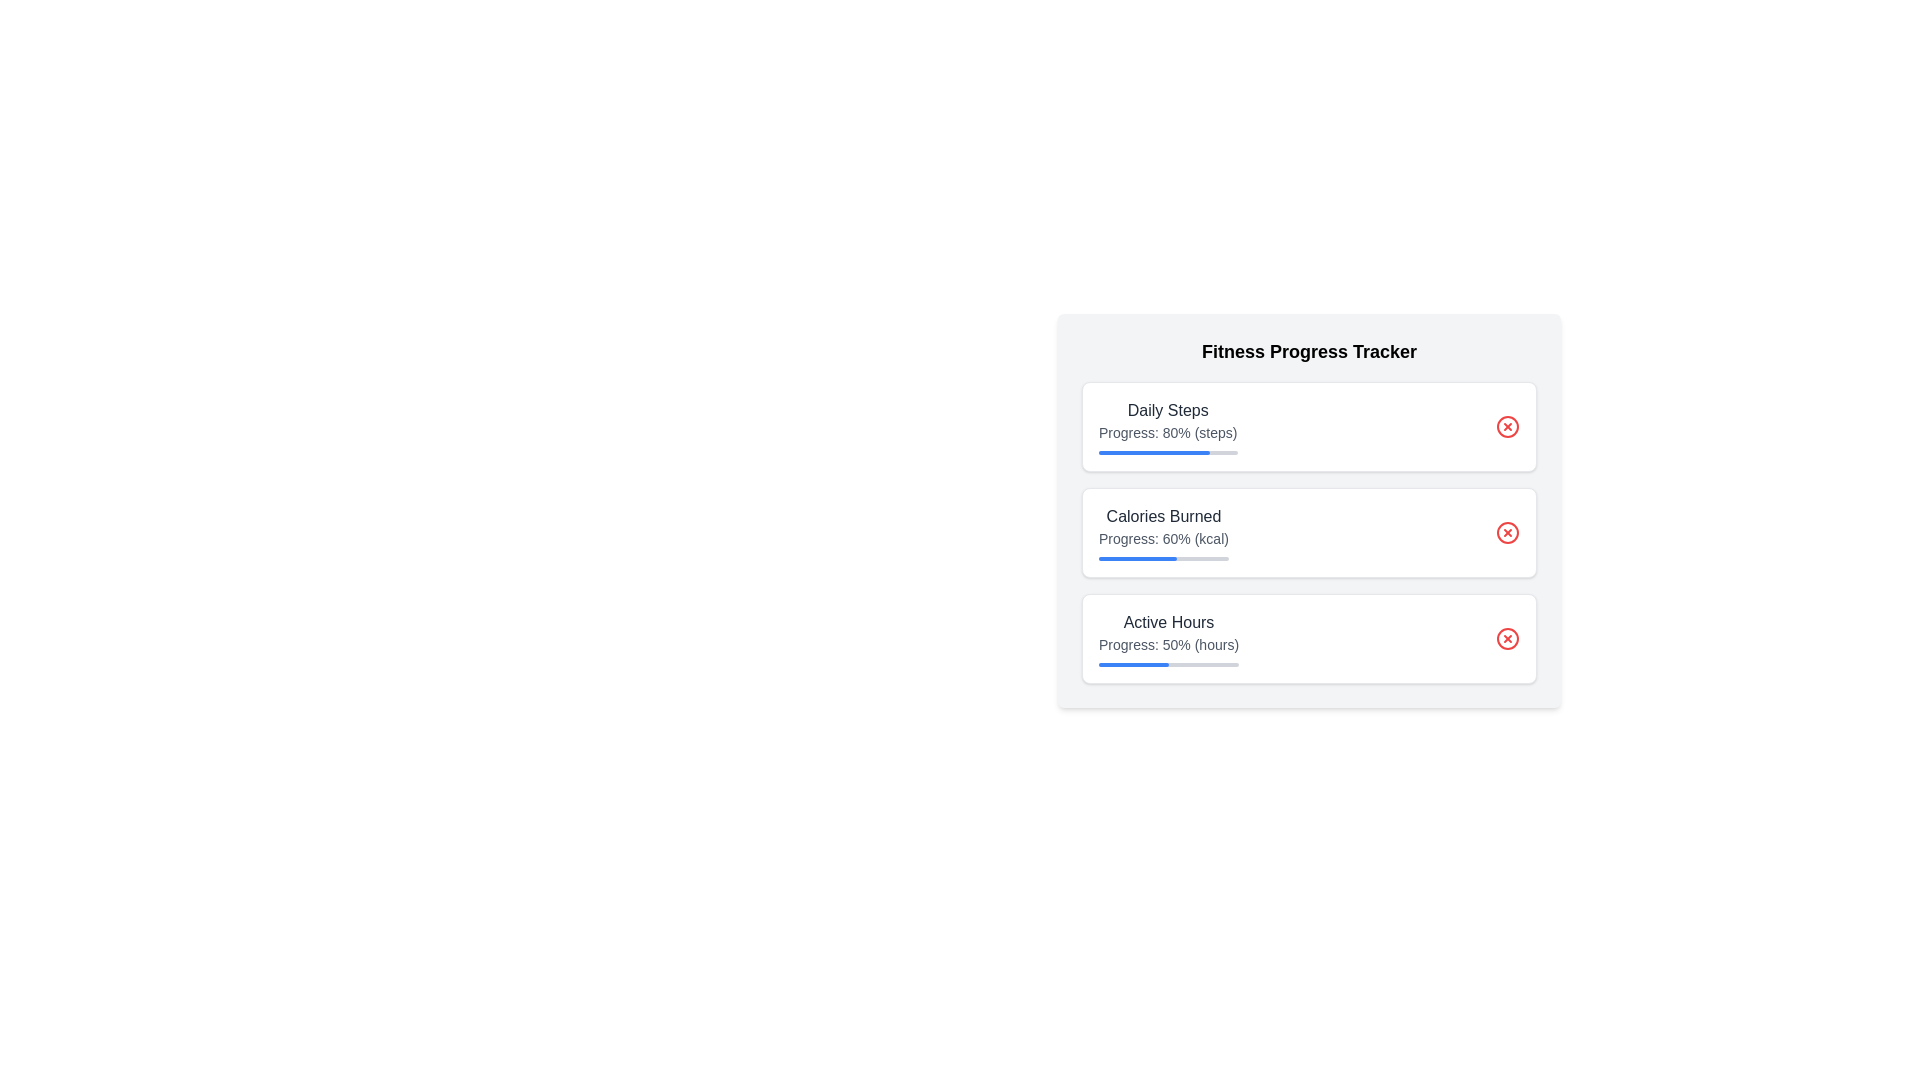 This screenshot has height=1080, width=1920. Describe the element at coordinates (1507, 426) in the screenshot. I see `the outer circular part of the cross icon, which indicates an actionable feature for removing or deleting a progress entry on the right side of the first card in the vertical stack of progress categories` at that location.